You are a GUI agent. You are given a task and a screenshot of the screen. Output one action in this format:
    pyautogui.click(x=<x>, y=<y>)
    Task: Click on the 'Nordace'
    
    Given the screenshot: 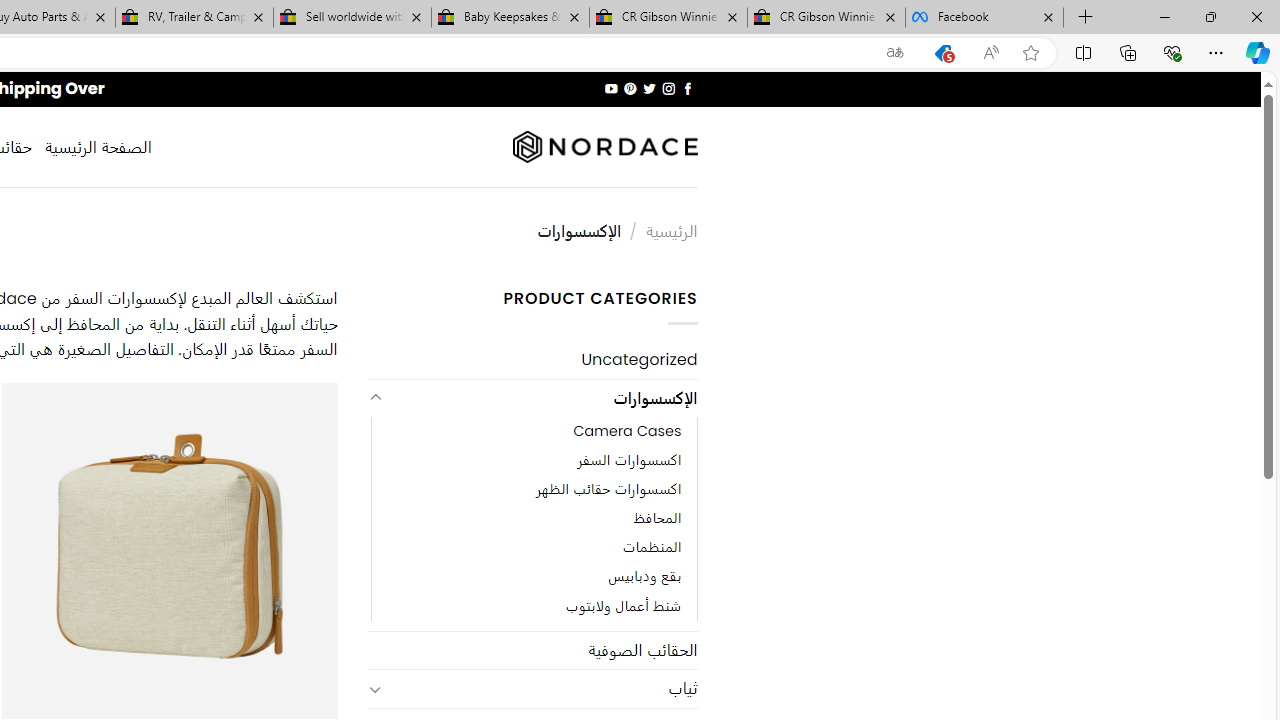 What is the action you would take?
    pyautogui.click(x=603, y=146)
    